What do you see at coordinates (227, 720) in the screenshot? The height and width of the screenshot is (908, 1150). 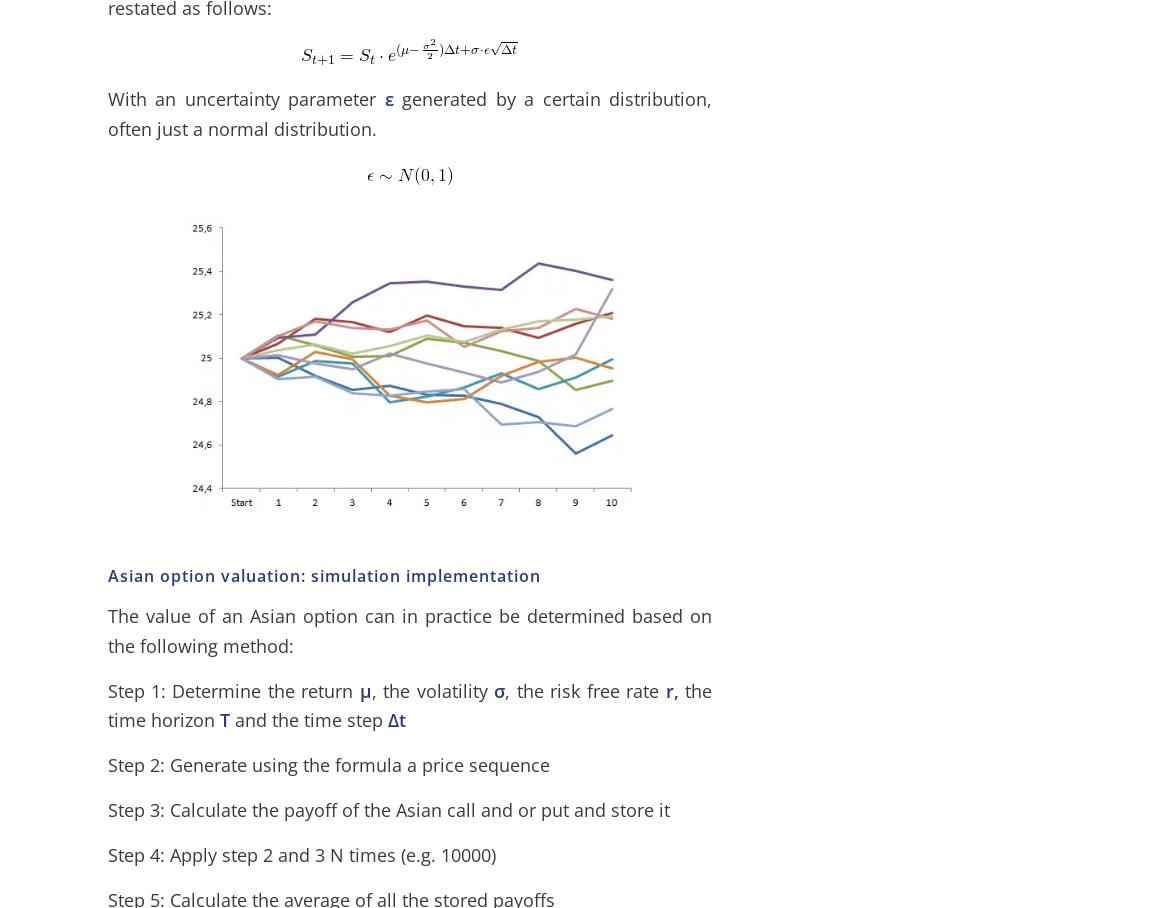 I see `'and the time step'` at bounding box center [227, 720].